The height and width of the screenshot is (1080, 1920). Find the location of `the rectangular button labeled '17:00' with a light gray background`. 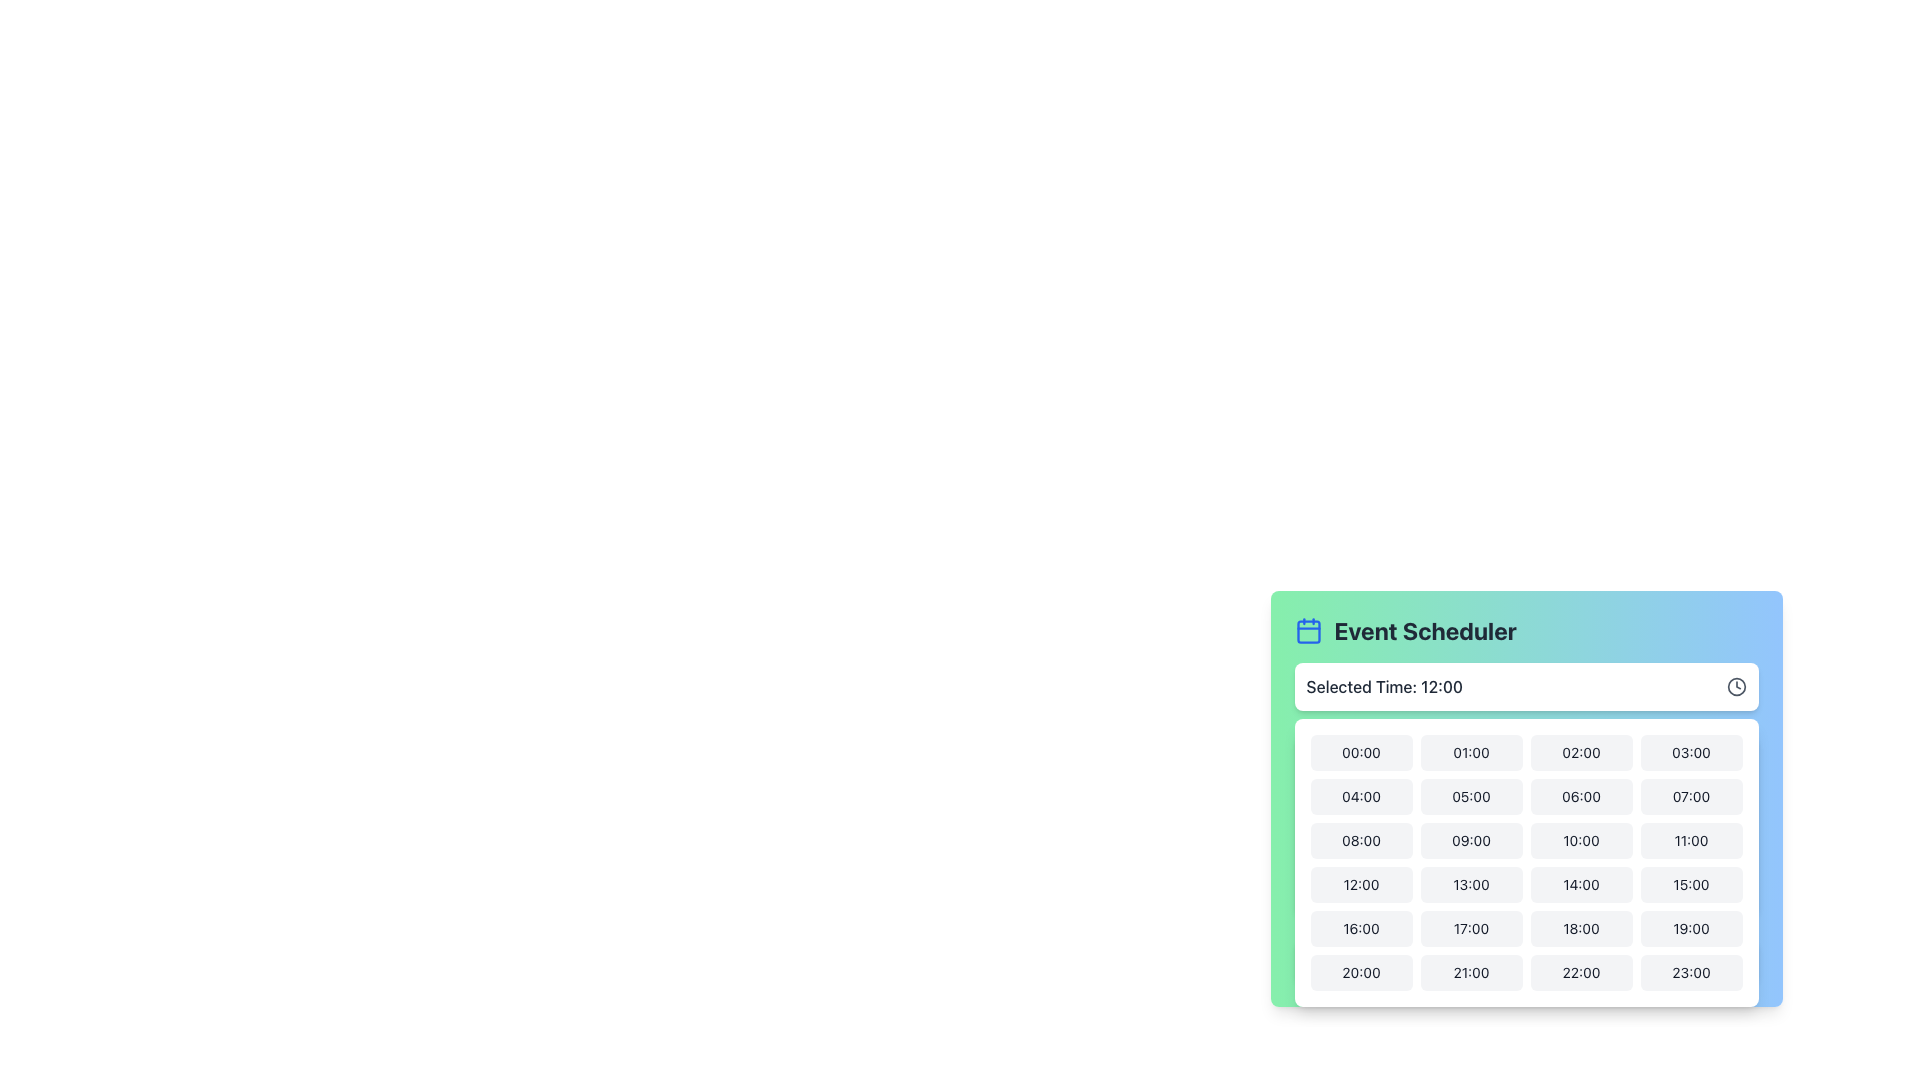

the rectangular button labeled '17:00' with a light gray background is located at coordinates (1471, 929).